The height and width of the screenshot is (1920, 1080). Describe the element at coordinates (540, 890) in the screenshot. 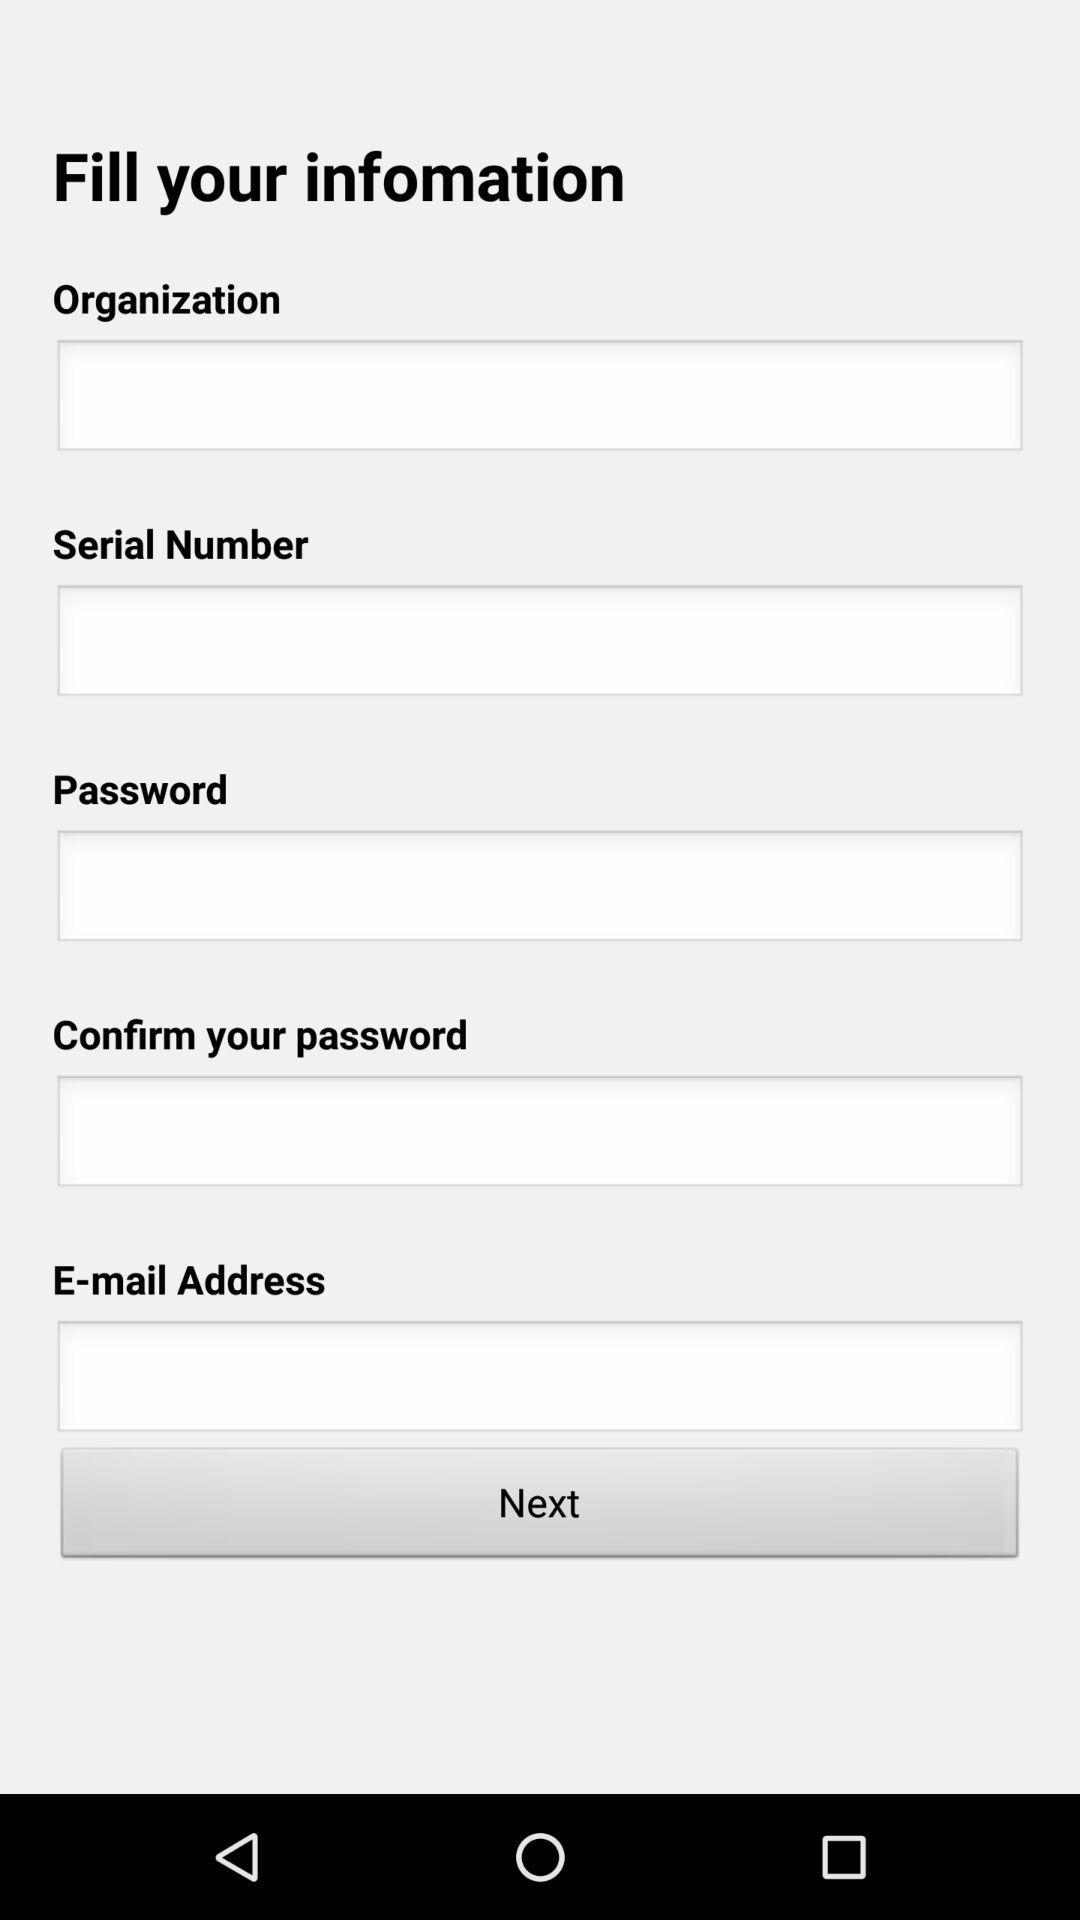

I see `input password` at that location.